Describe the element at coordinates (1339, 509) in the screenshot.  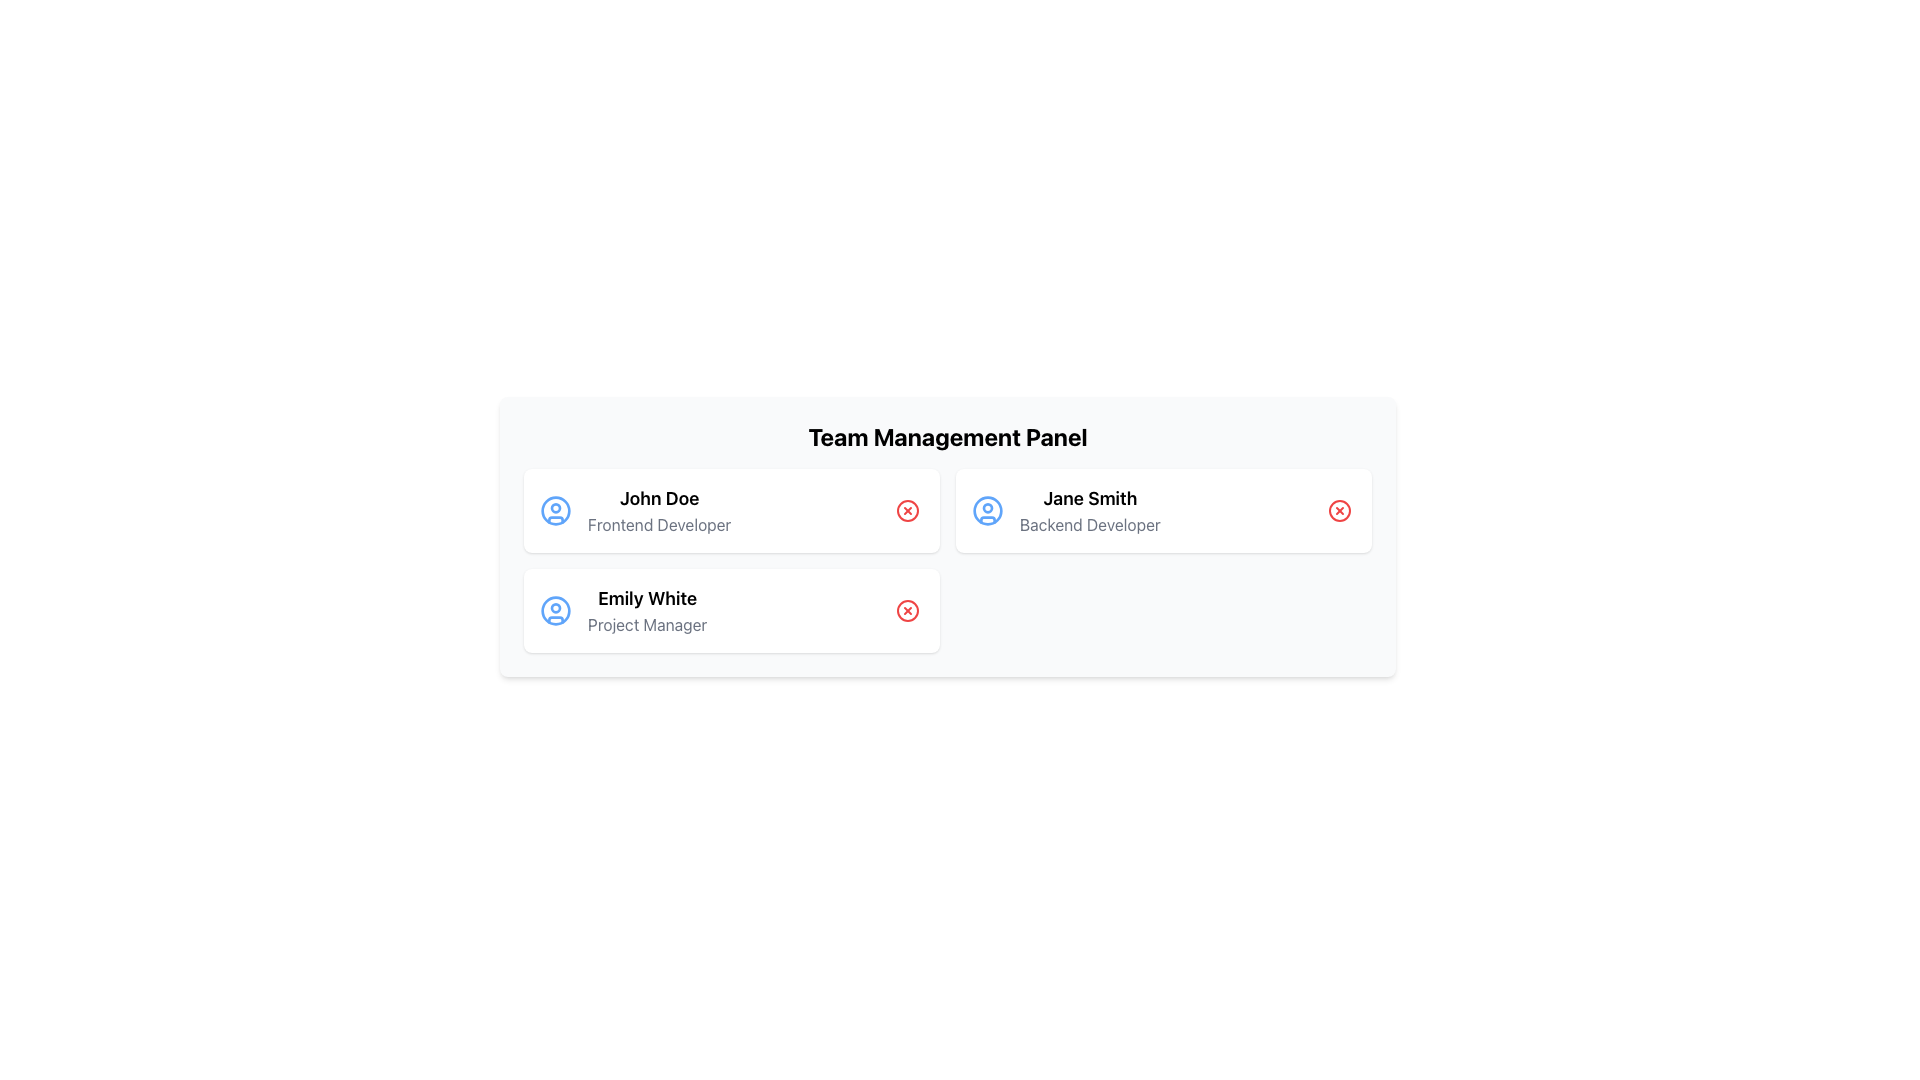
I see `the circular icon within the red-colored area located at the far right of the card for 'Jane Smith, Backend Developer', which indicates a status or action related to managing team members` at that location.